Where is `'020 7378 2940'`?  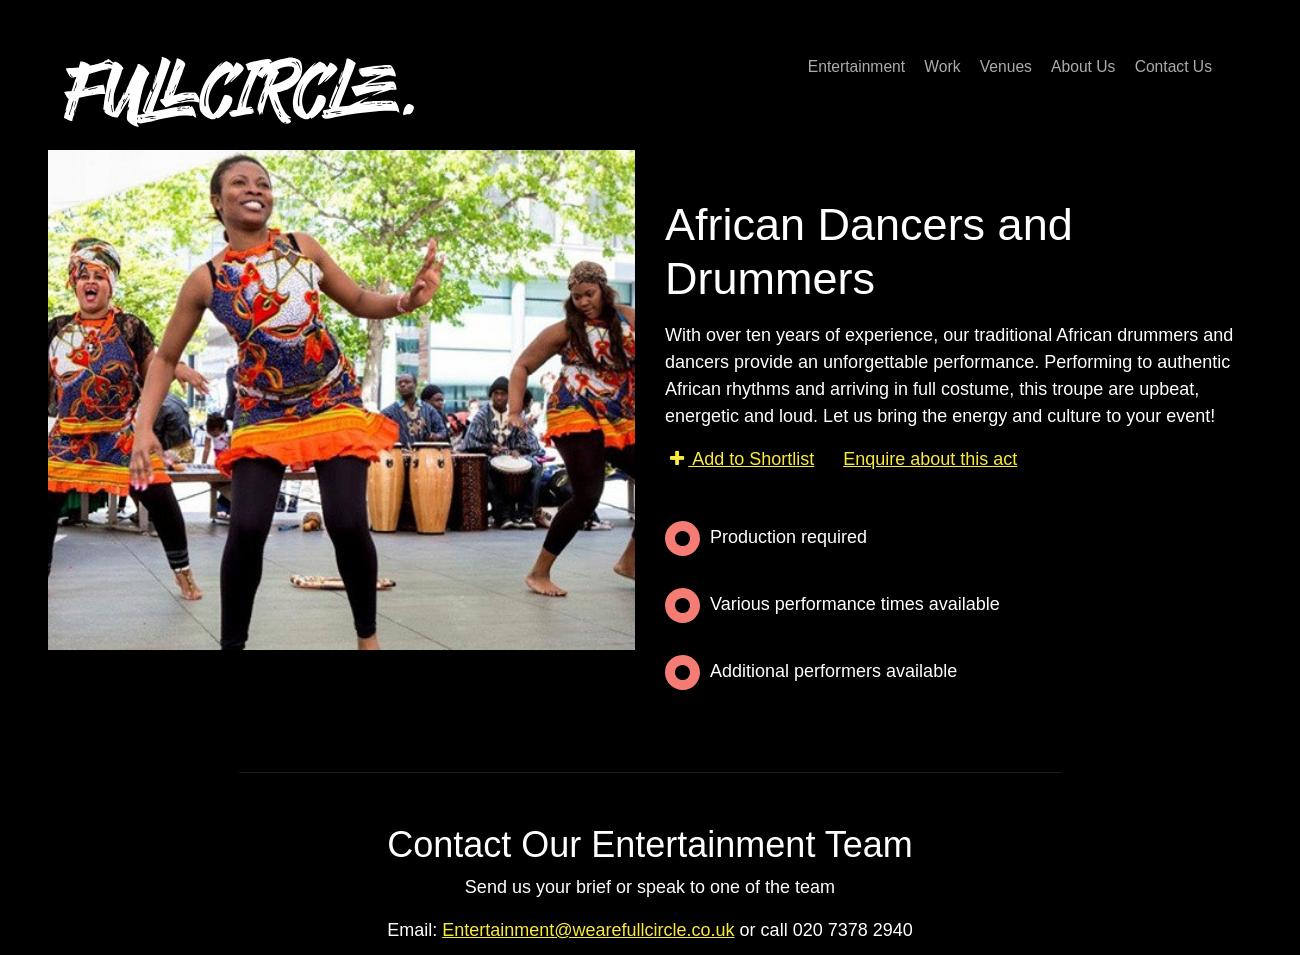 '020 7378 2940' is located at coordinates (852, 929).